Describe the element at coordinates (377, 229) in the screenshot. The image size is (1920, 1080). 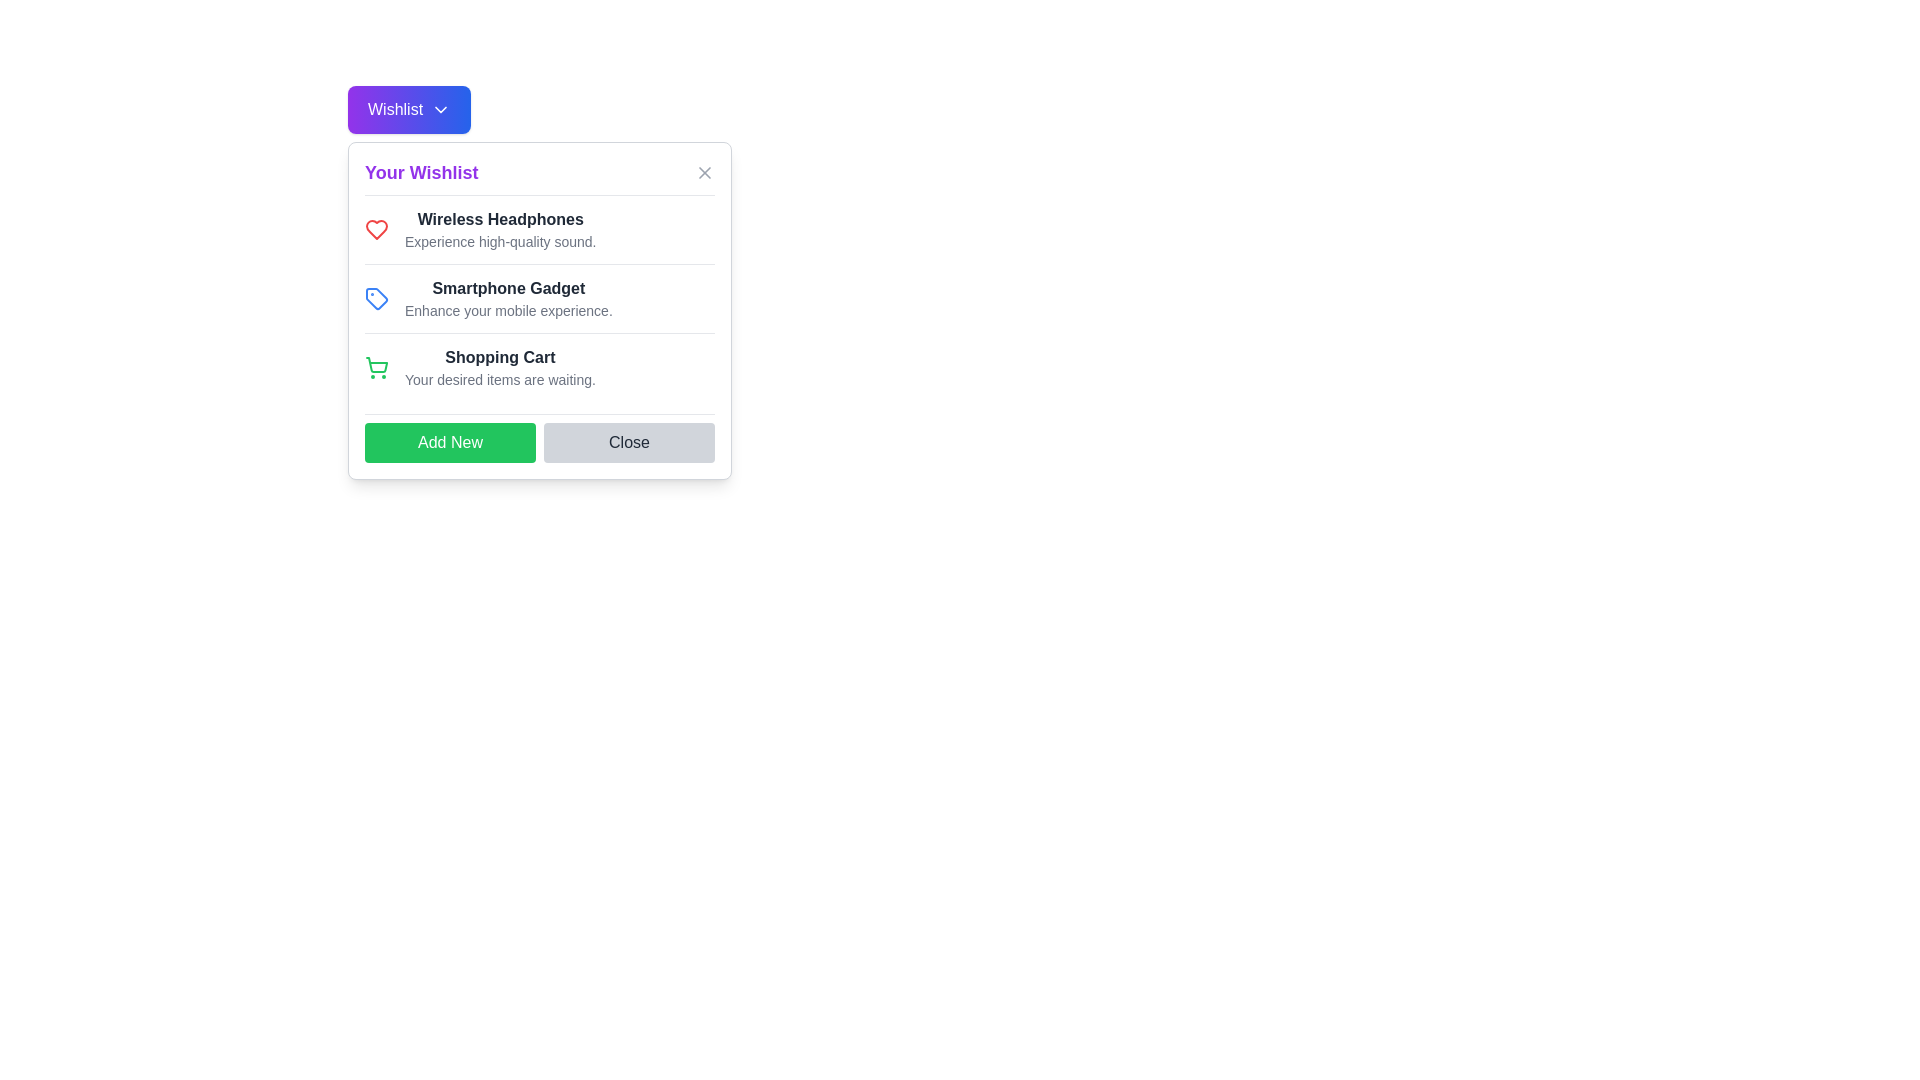
I see `the state of the heart icon located adjacent to the Wireless Headphones entry in the Your Wishlist section to determine if it indicates a favorited status` at that location.